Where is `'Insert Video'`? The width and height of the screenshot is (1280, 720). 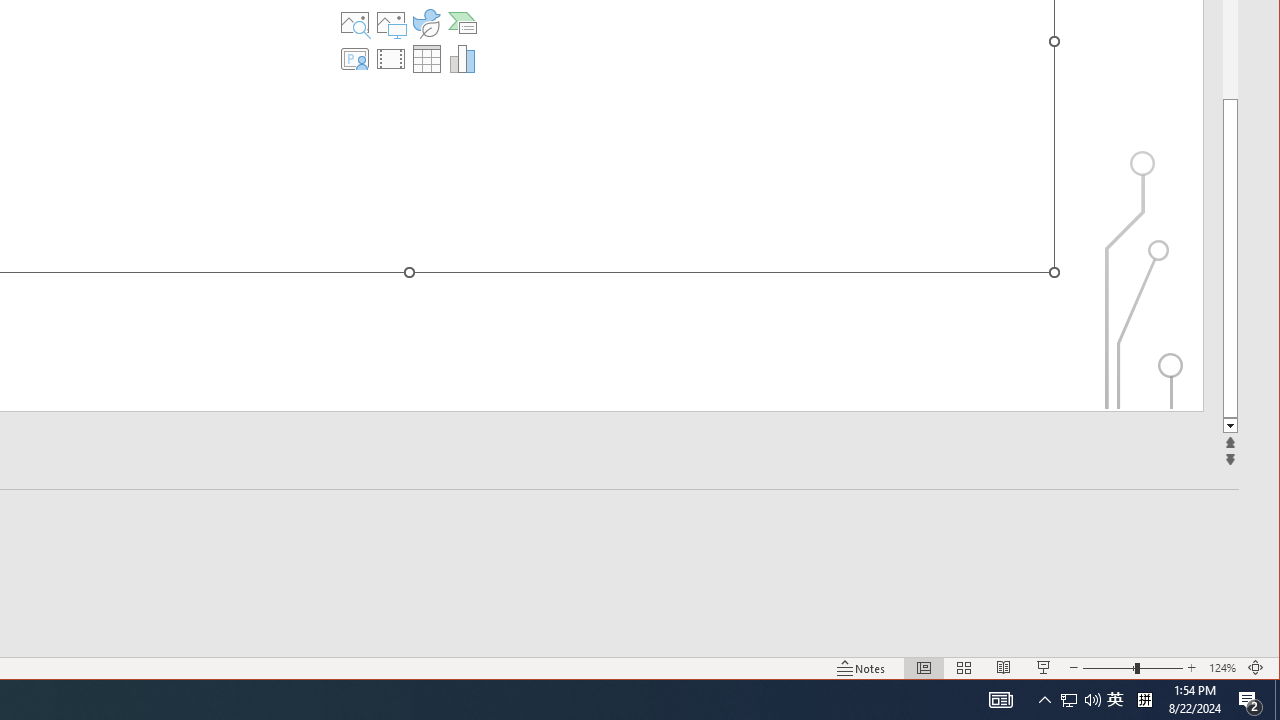 'Insert Video' is located at coordinates (391, 58).